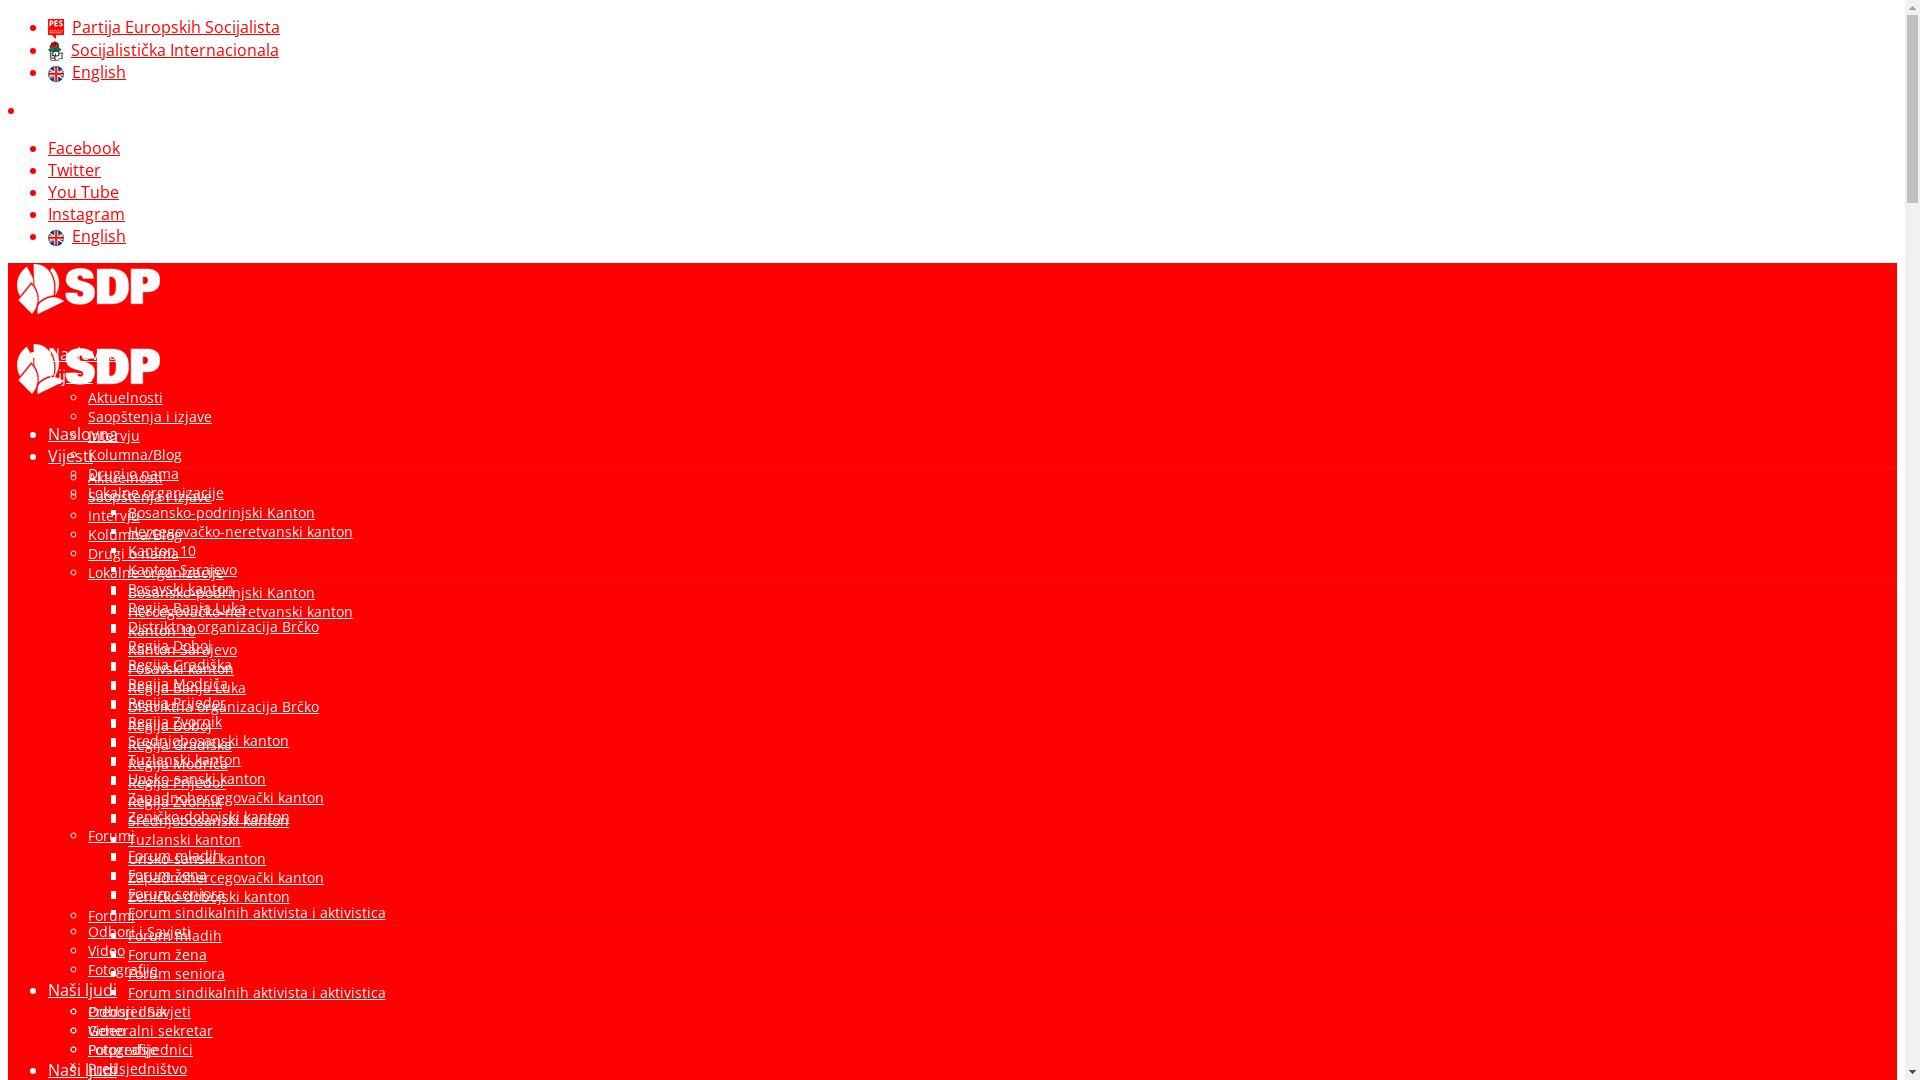 This screenshot has height=1080, width=1920. I want to click on 'Generalni sekretar', so click(149, 1030).